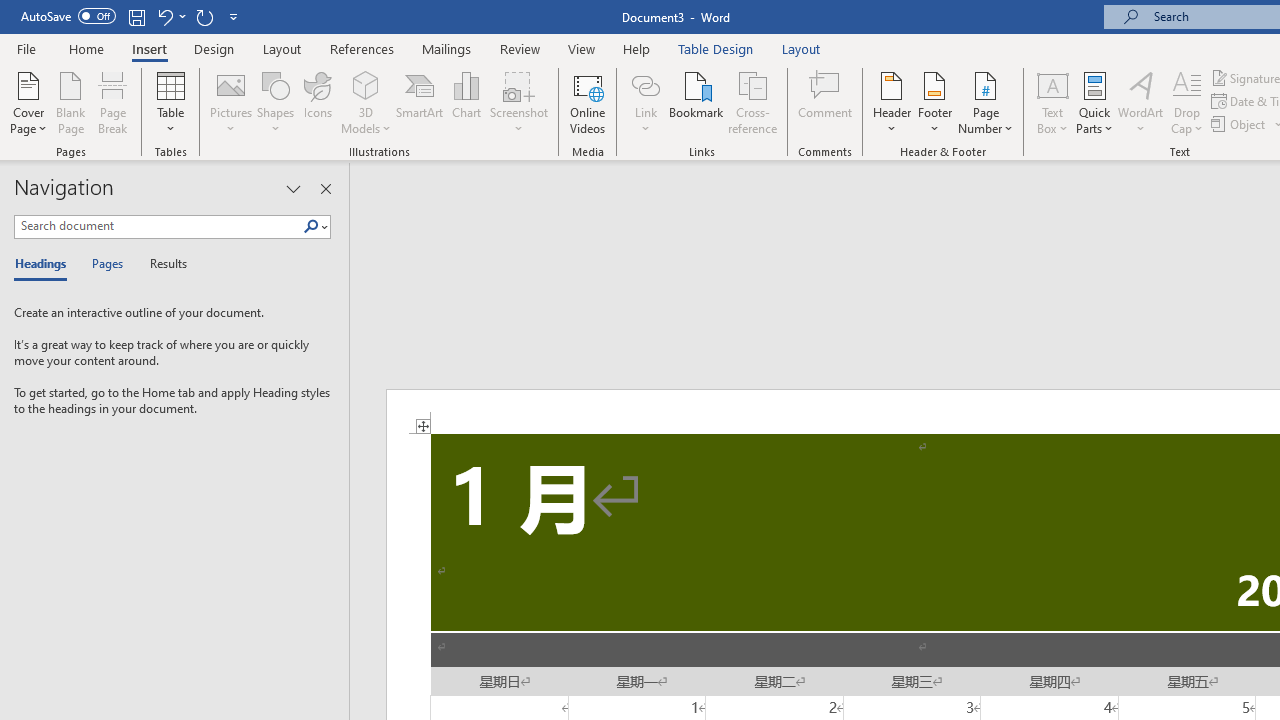  Describe the element at coordinates (1239, 124) in the screenshot. I see `'Object...'` at that location.